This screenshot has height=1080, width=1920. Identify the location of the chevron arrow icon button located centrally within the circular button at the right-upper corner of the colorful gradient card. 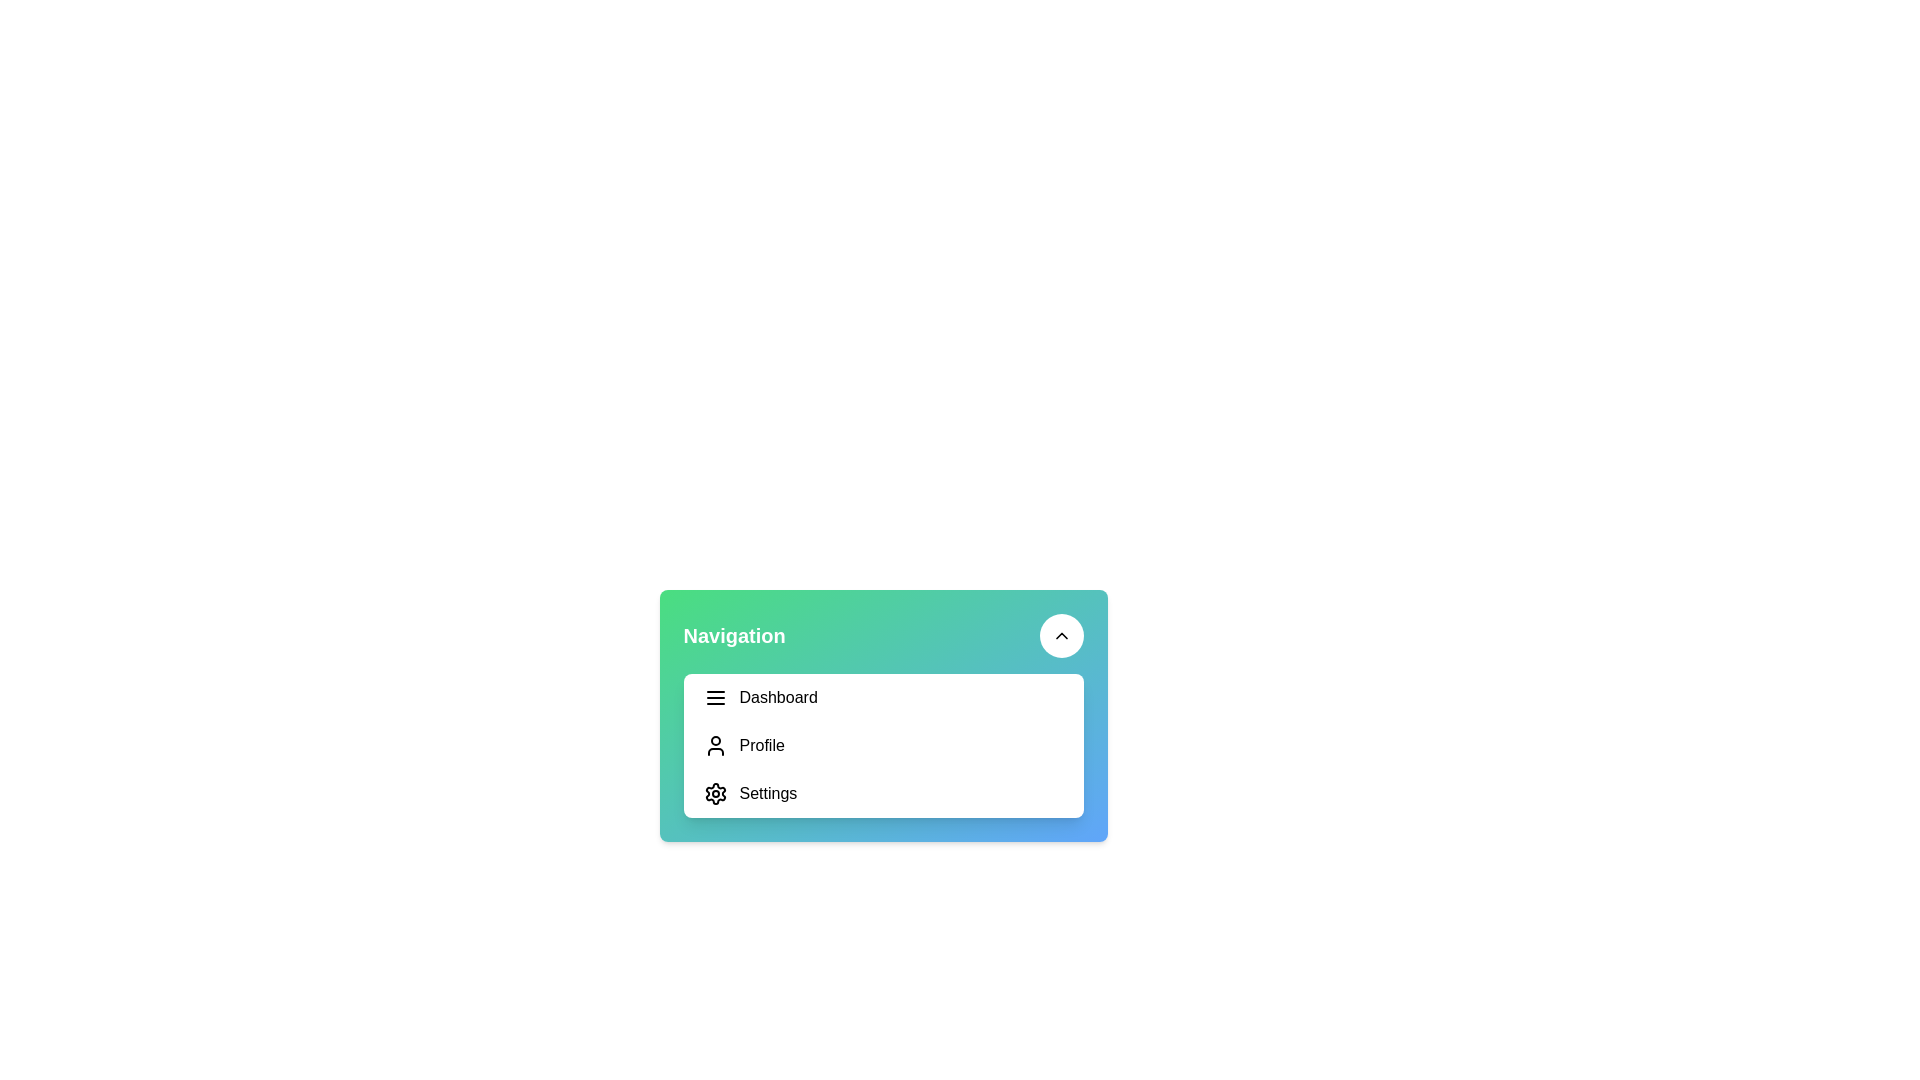
(1060, 636).